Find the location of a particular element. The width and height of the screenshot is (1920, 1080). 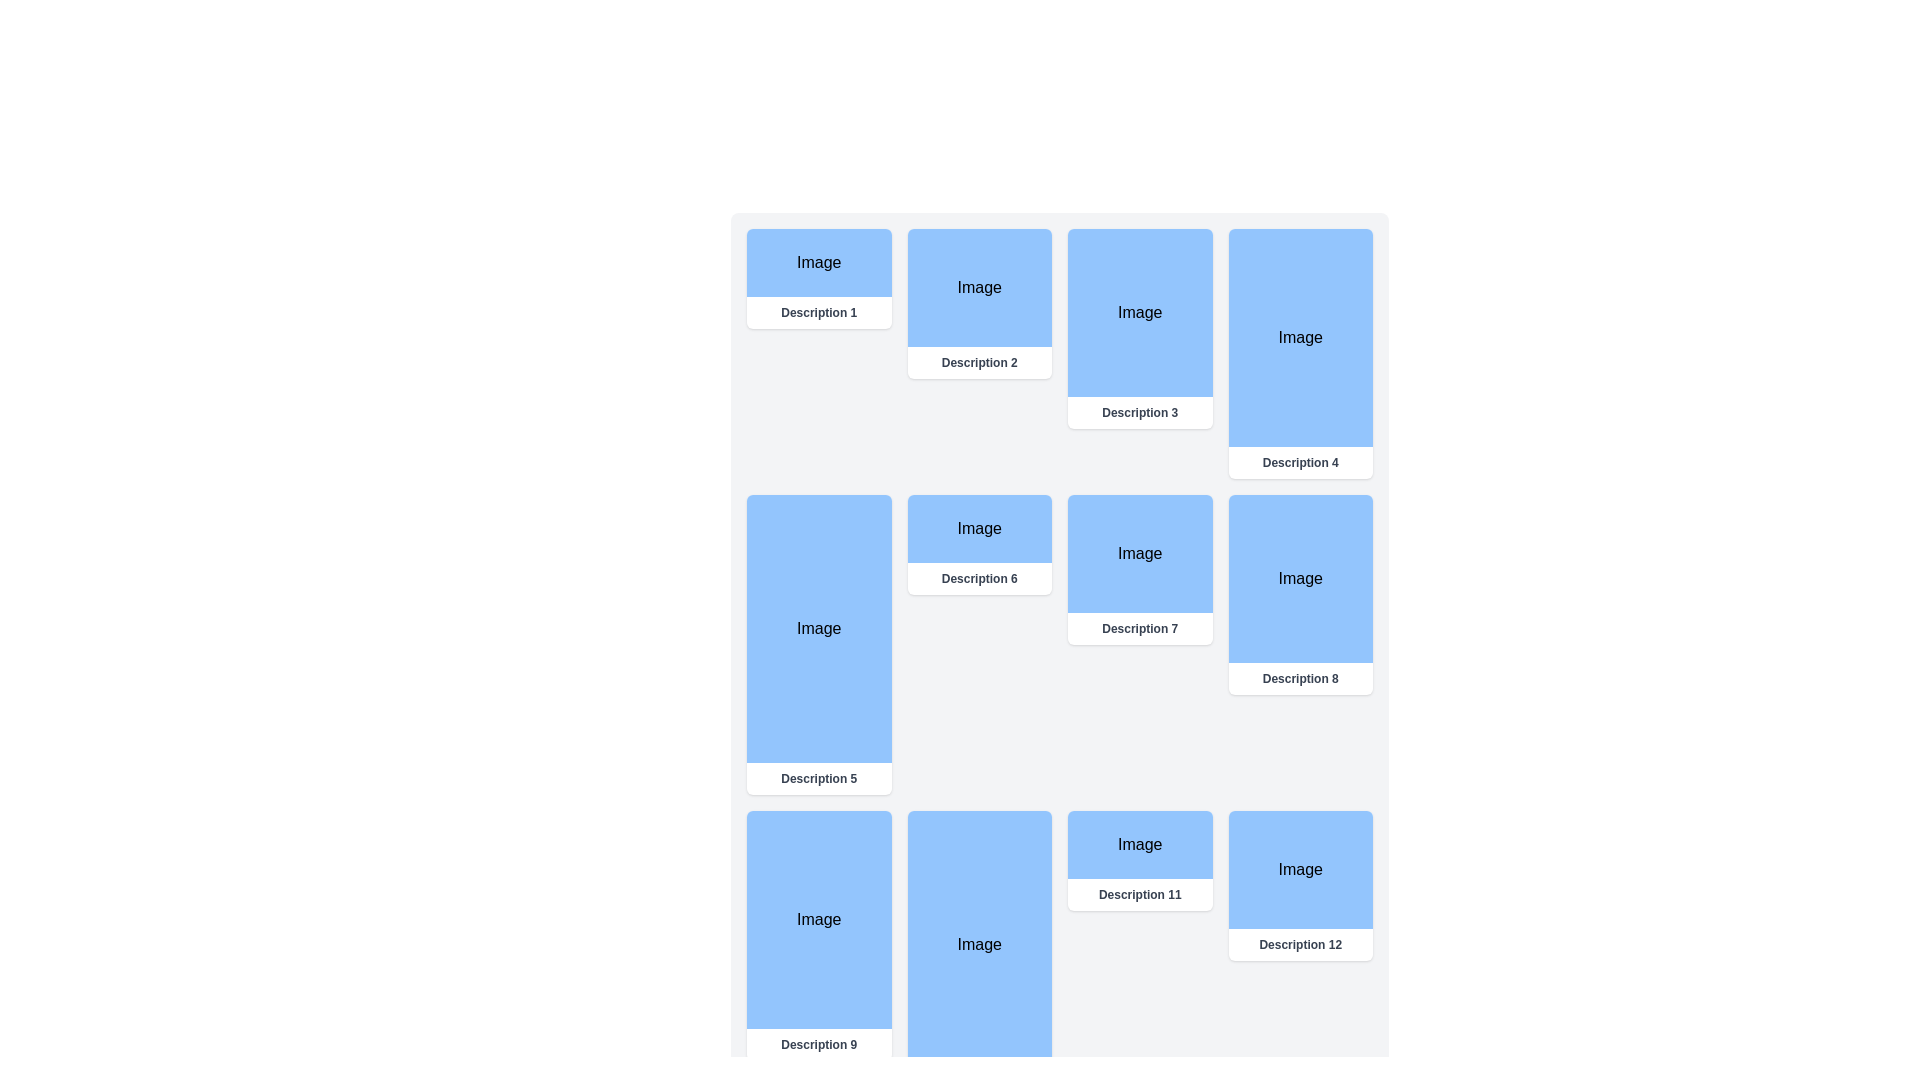

the first card in the grid layout, which has a white background, an image placeholder with a blue background, and a text label 'Description 1' is located at coordinates (819, 278).